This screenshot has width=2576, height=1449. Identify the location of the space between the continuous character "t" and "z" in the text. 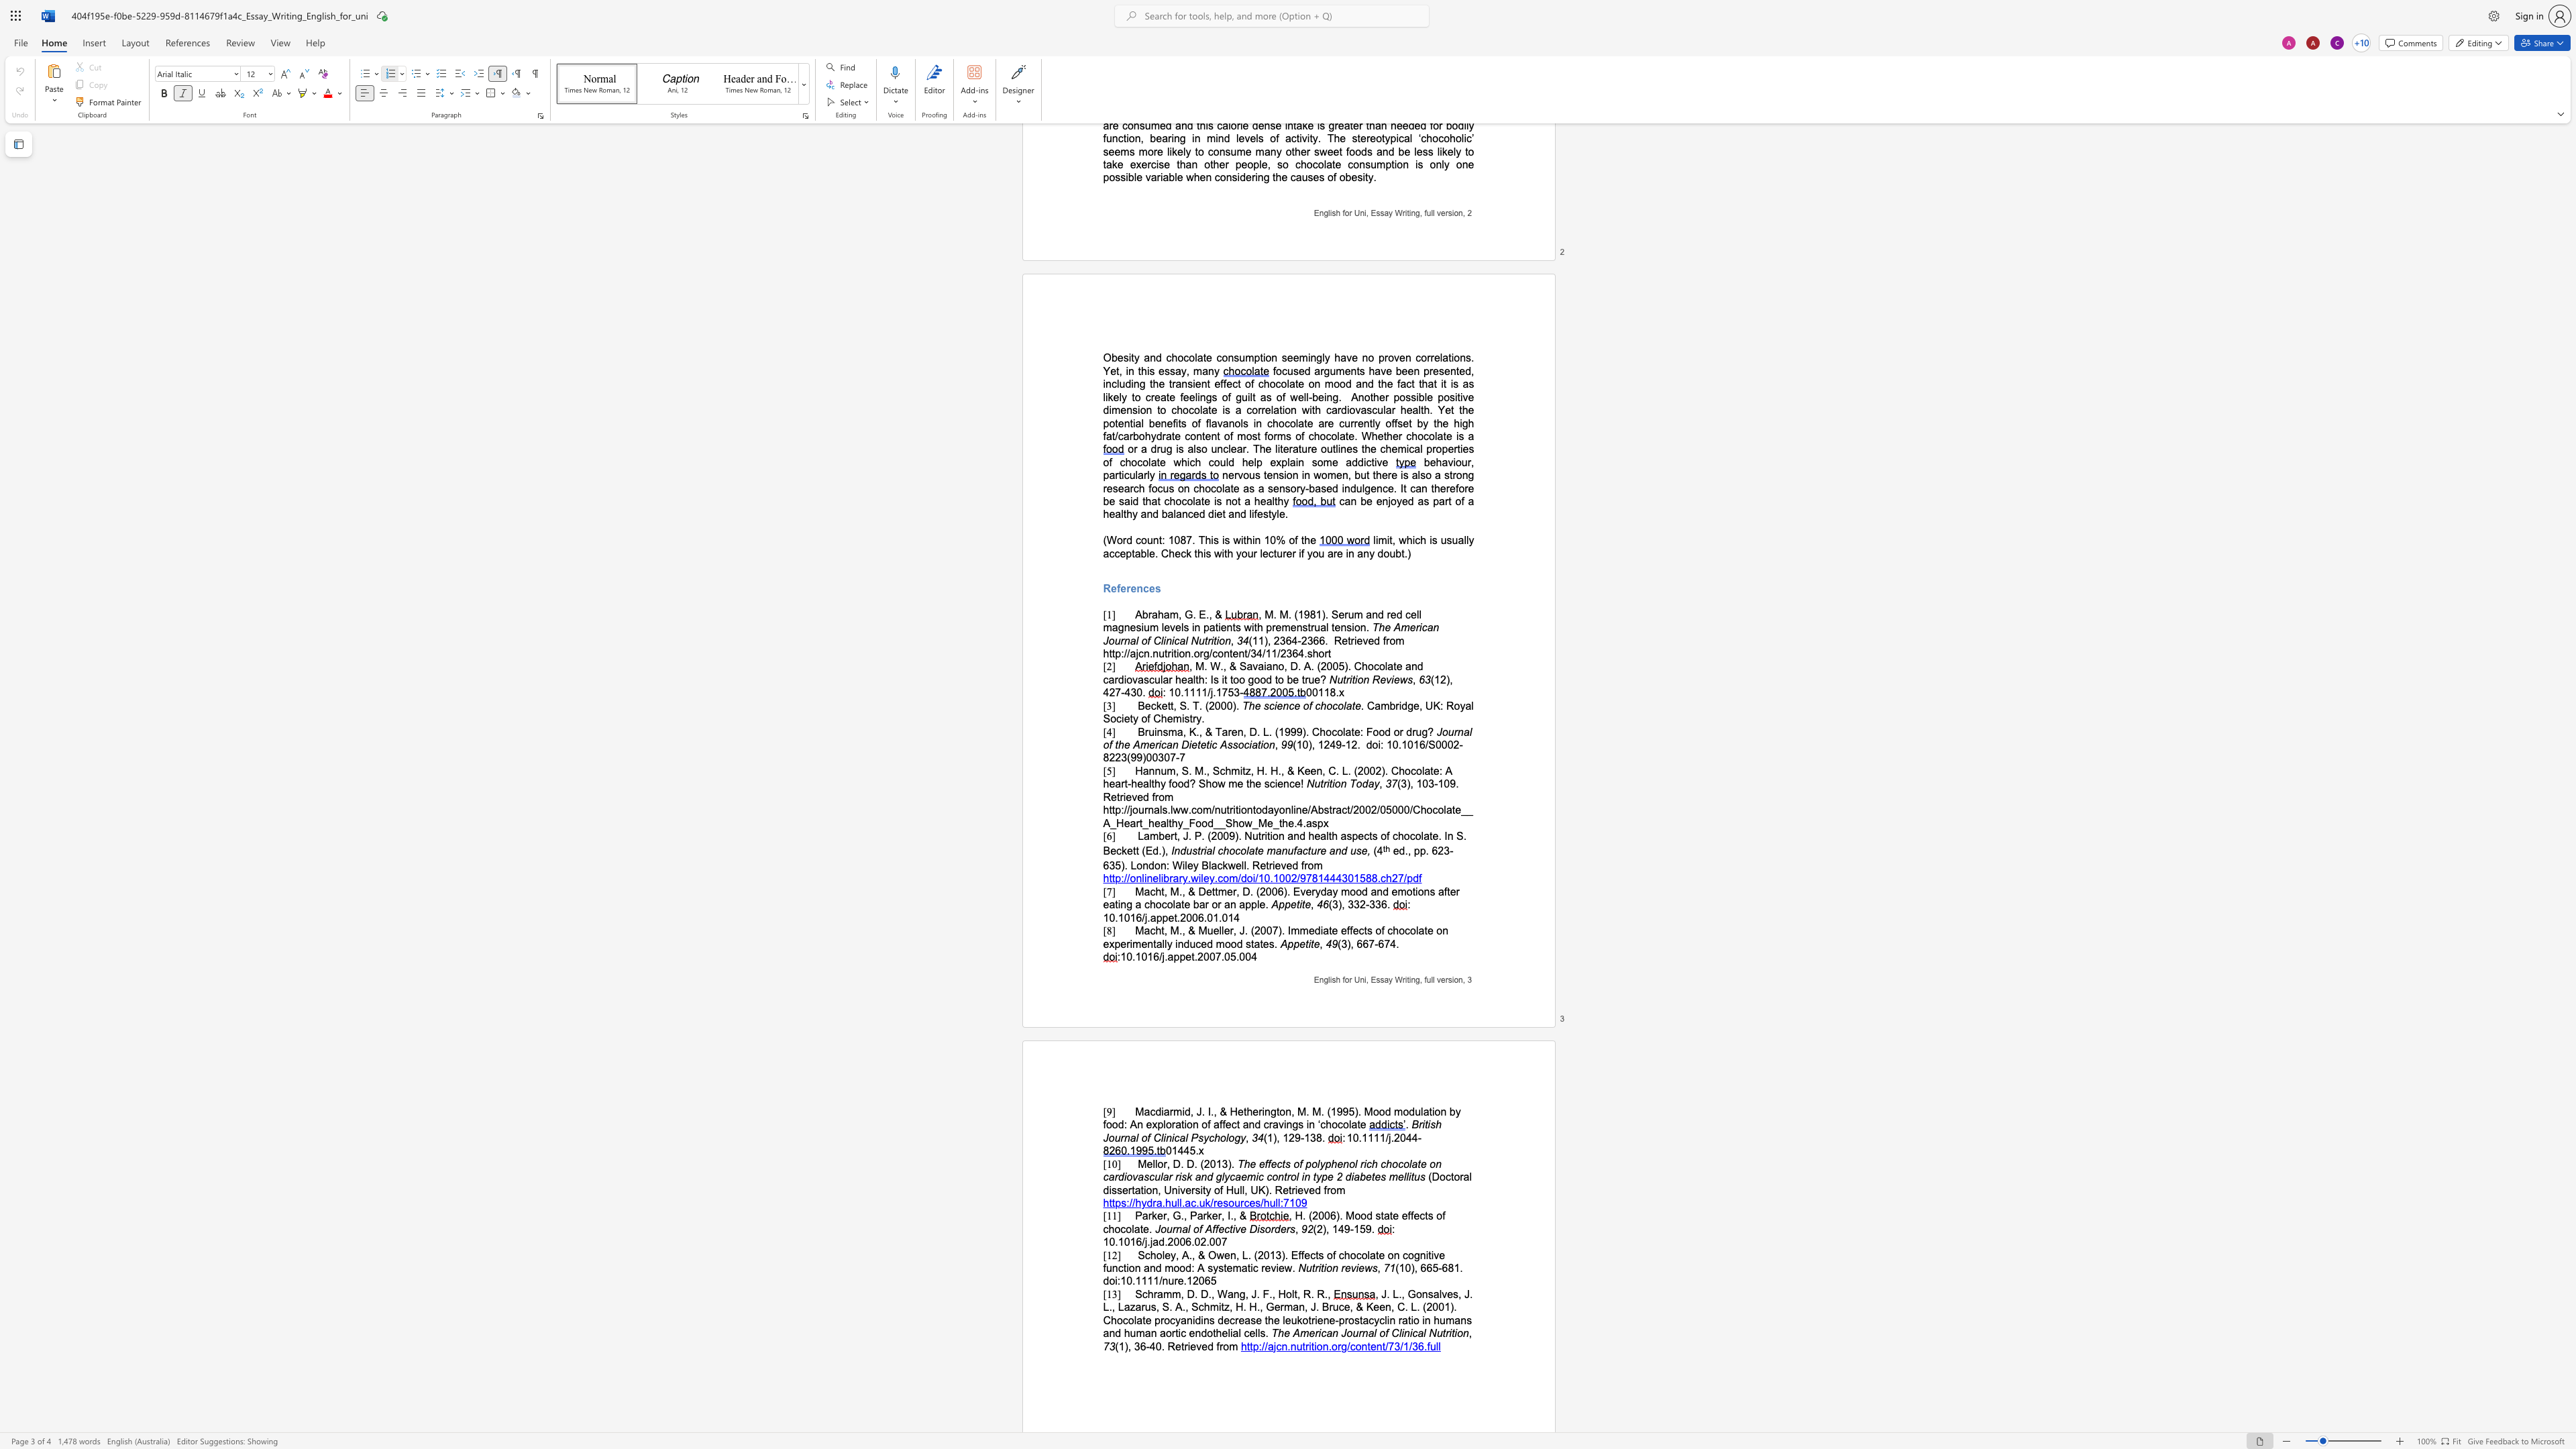
(1245, 769).